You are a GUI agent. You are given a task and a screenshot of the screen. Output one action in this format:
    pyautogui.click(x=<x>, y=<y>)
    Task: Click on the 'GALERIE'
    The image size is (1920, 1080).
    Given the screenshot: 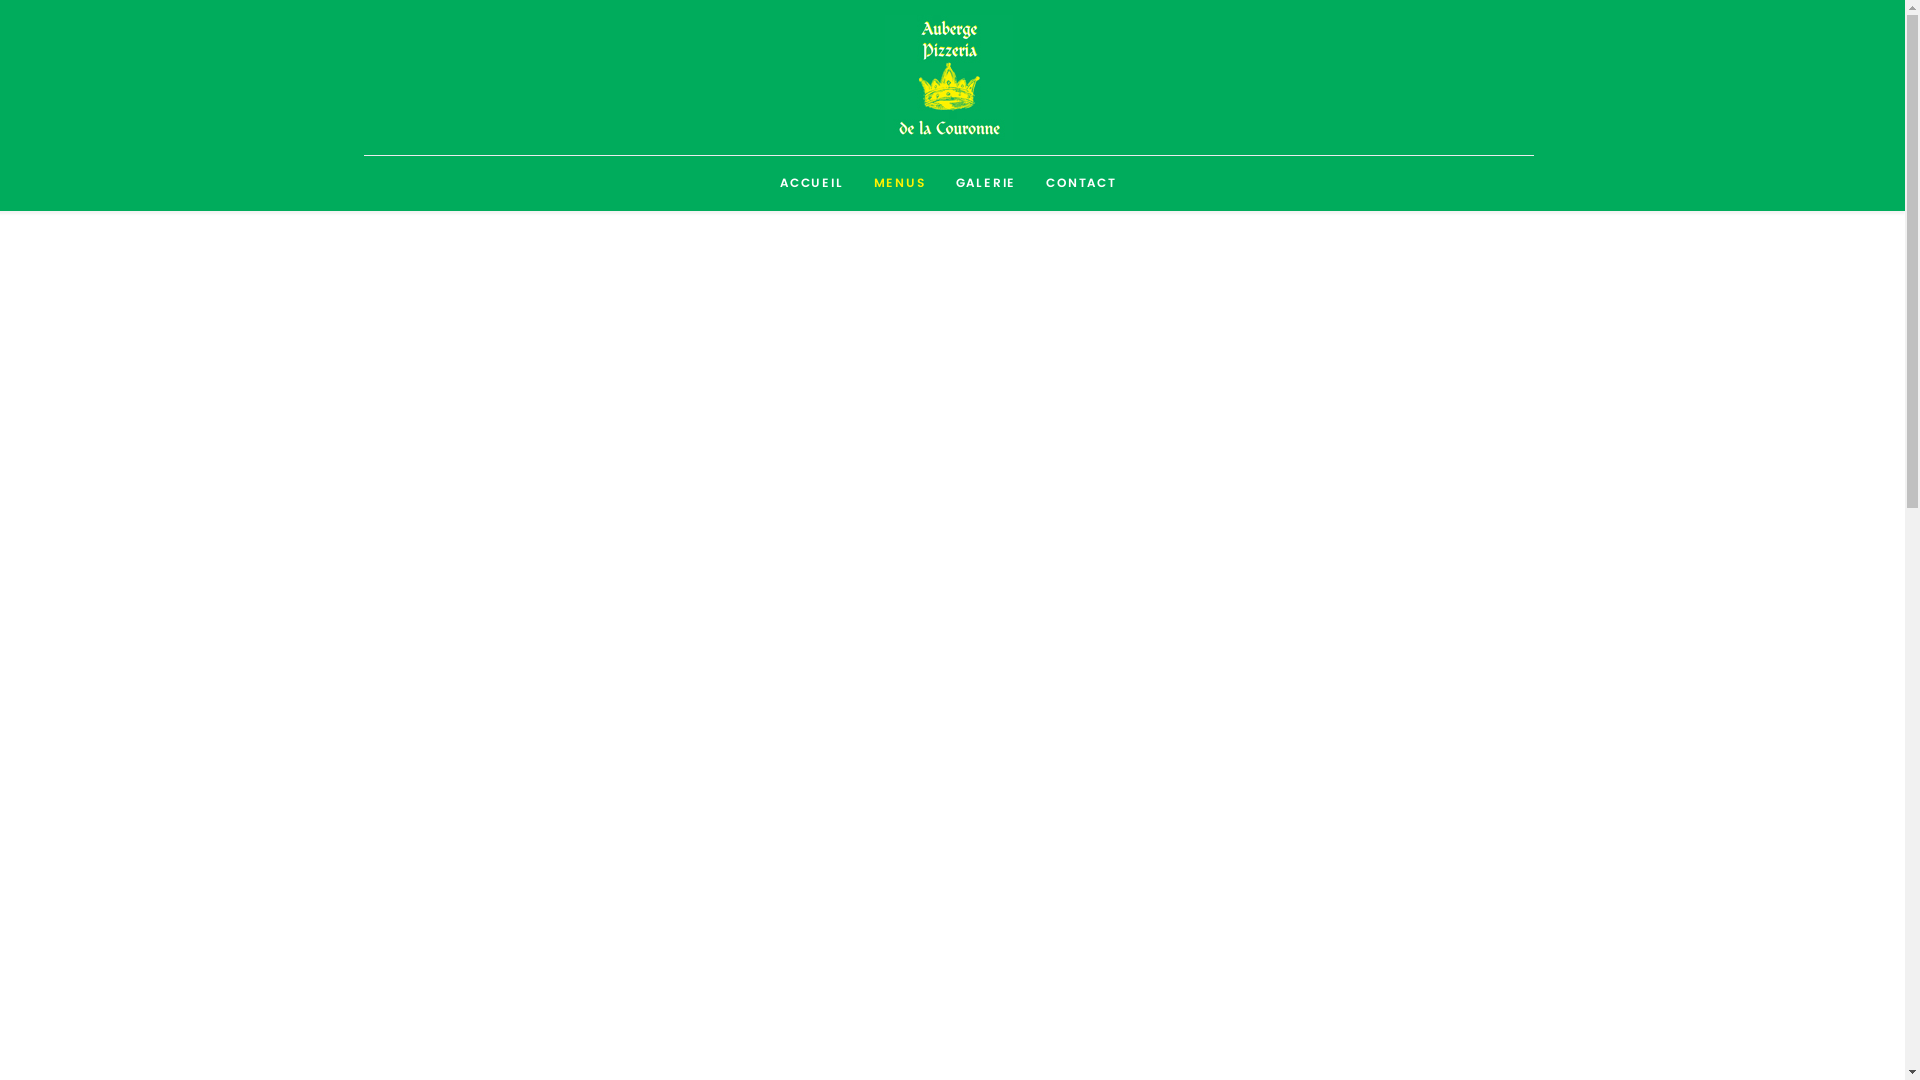 What is the action you would take?
    pyautogui.click(x=986, y=183)
    